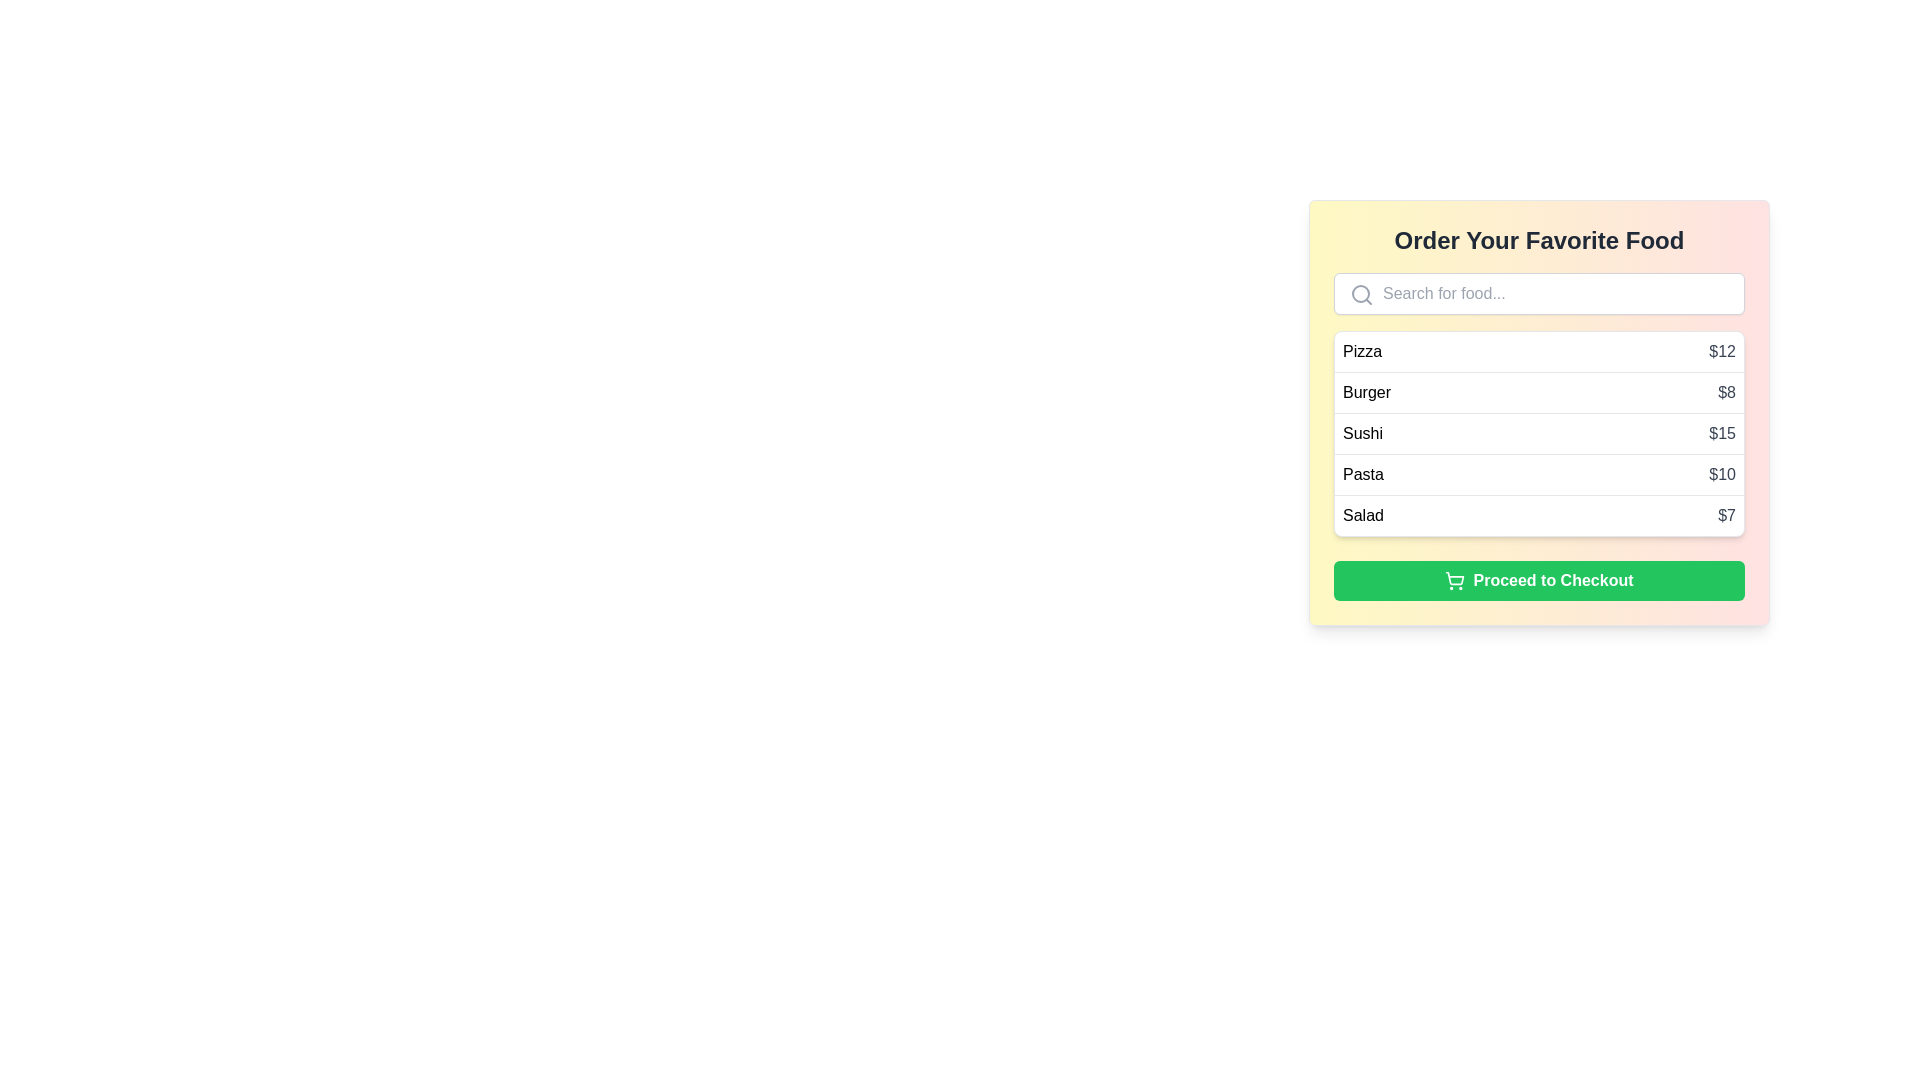 The width and height of the screenshot is (1920, 1080). I want to click on the selectable list item for 'Pizza' priced at '$12', so click(1538, 350).